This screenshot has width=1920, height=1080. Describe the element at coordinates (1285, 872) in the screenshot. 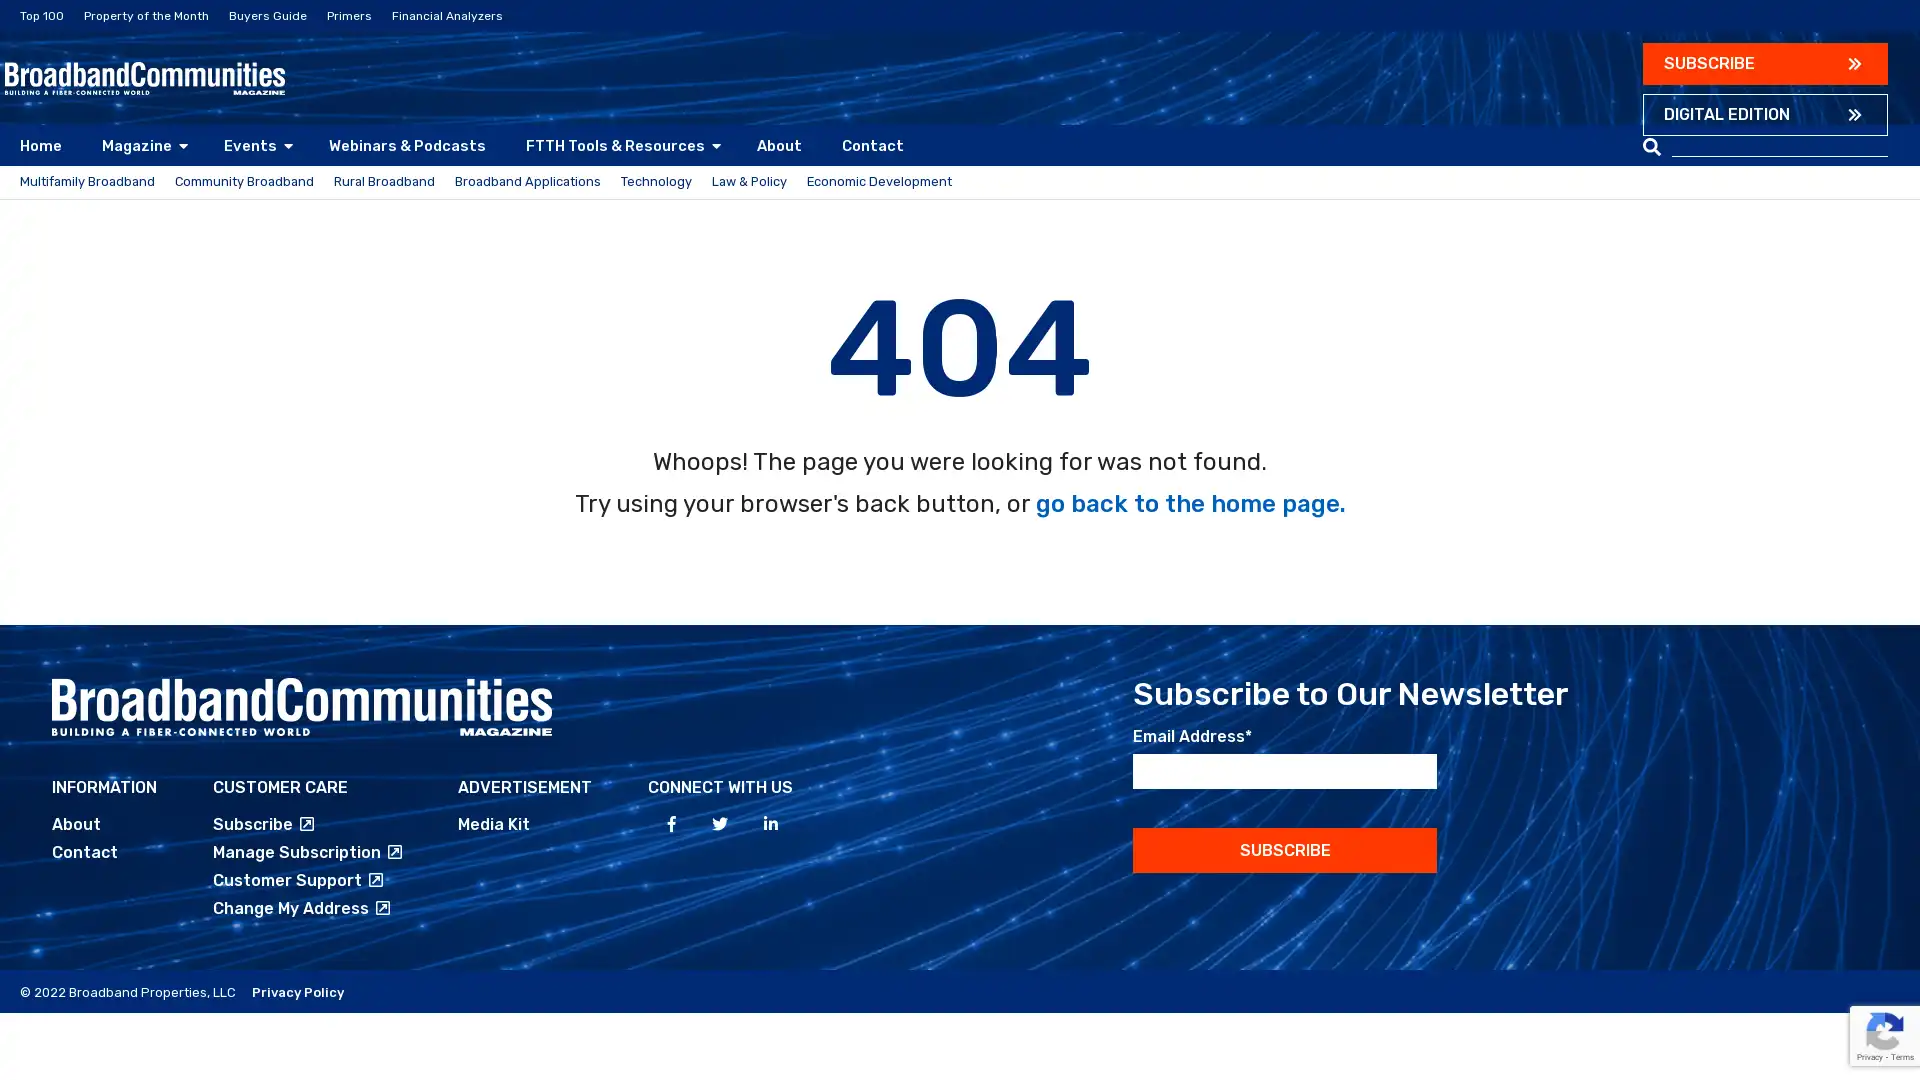

I see `Subscribe` at that location.